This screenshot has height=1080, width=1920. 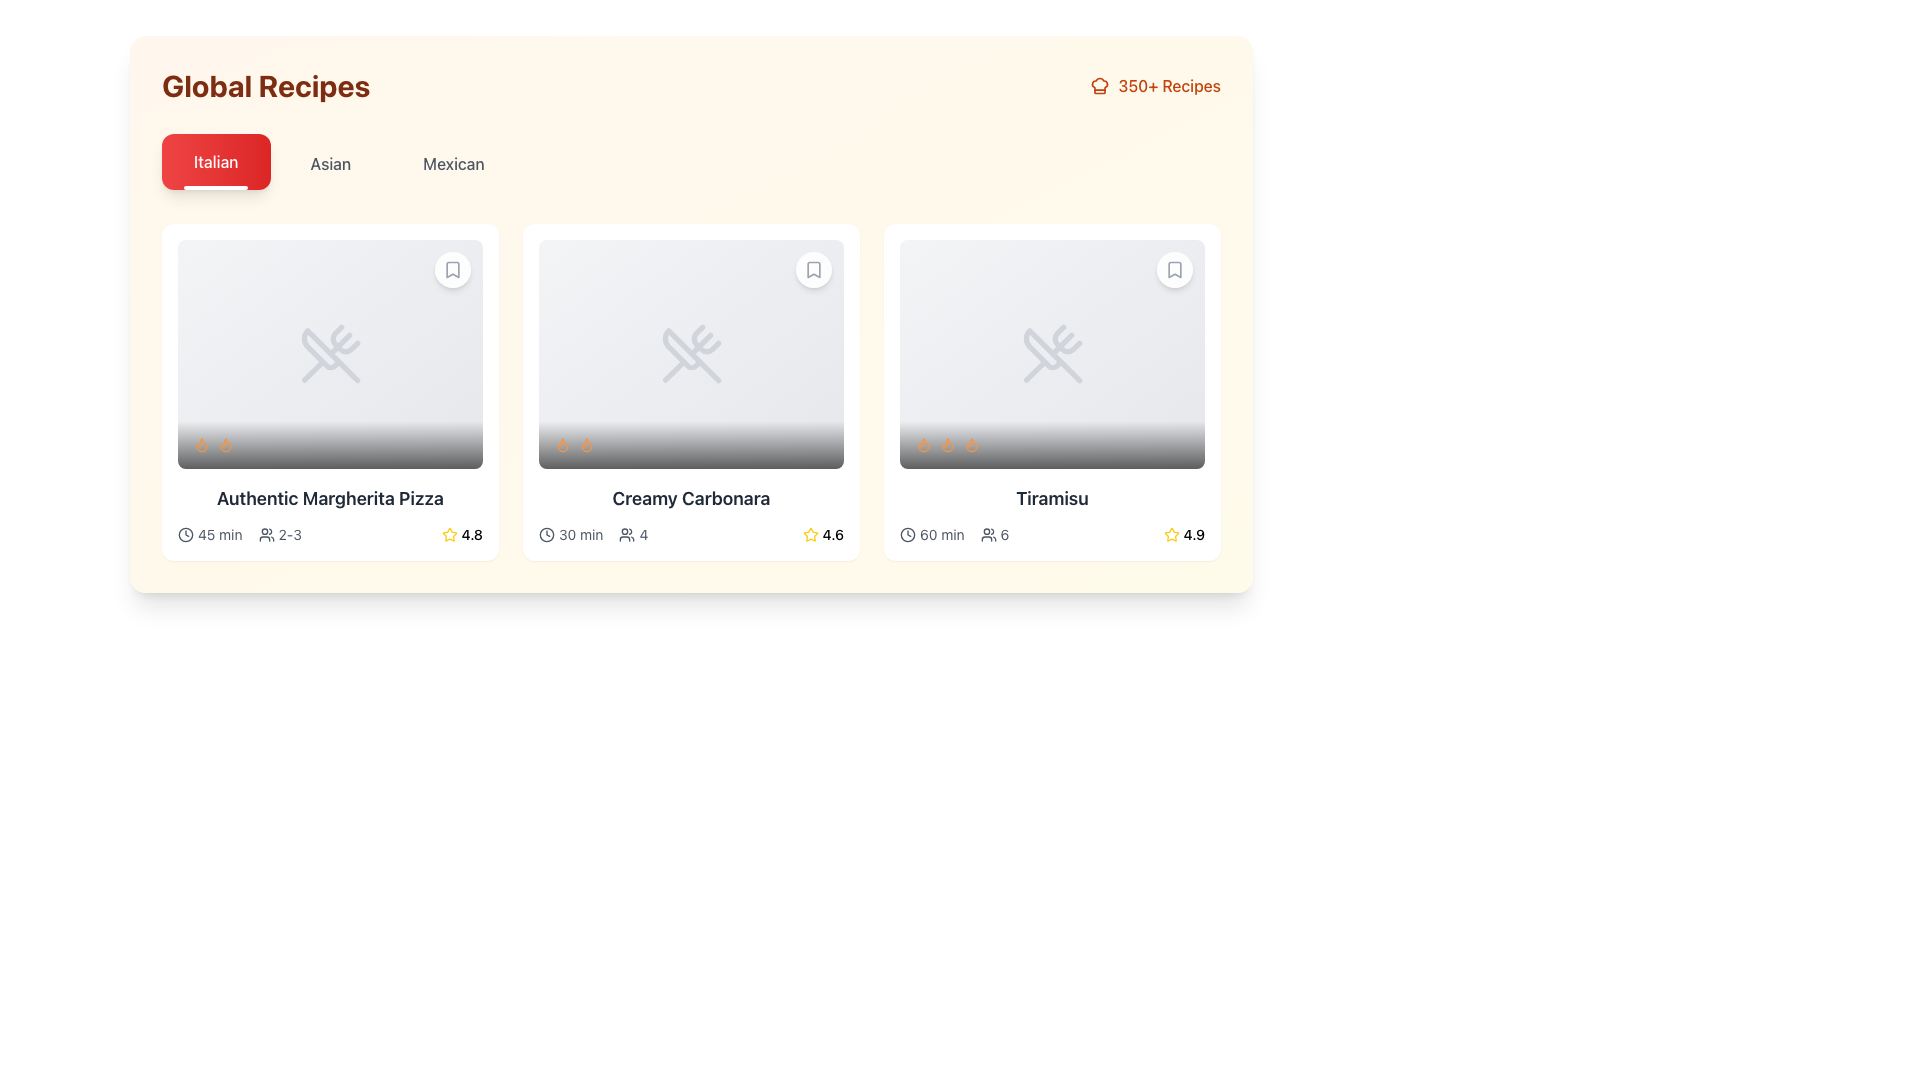 I want to click on numeric label associated with the user count icon for the 'Tiramisu' recipe card located in the bottom-right corner of the interface, so click(x=988, y=533).